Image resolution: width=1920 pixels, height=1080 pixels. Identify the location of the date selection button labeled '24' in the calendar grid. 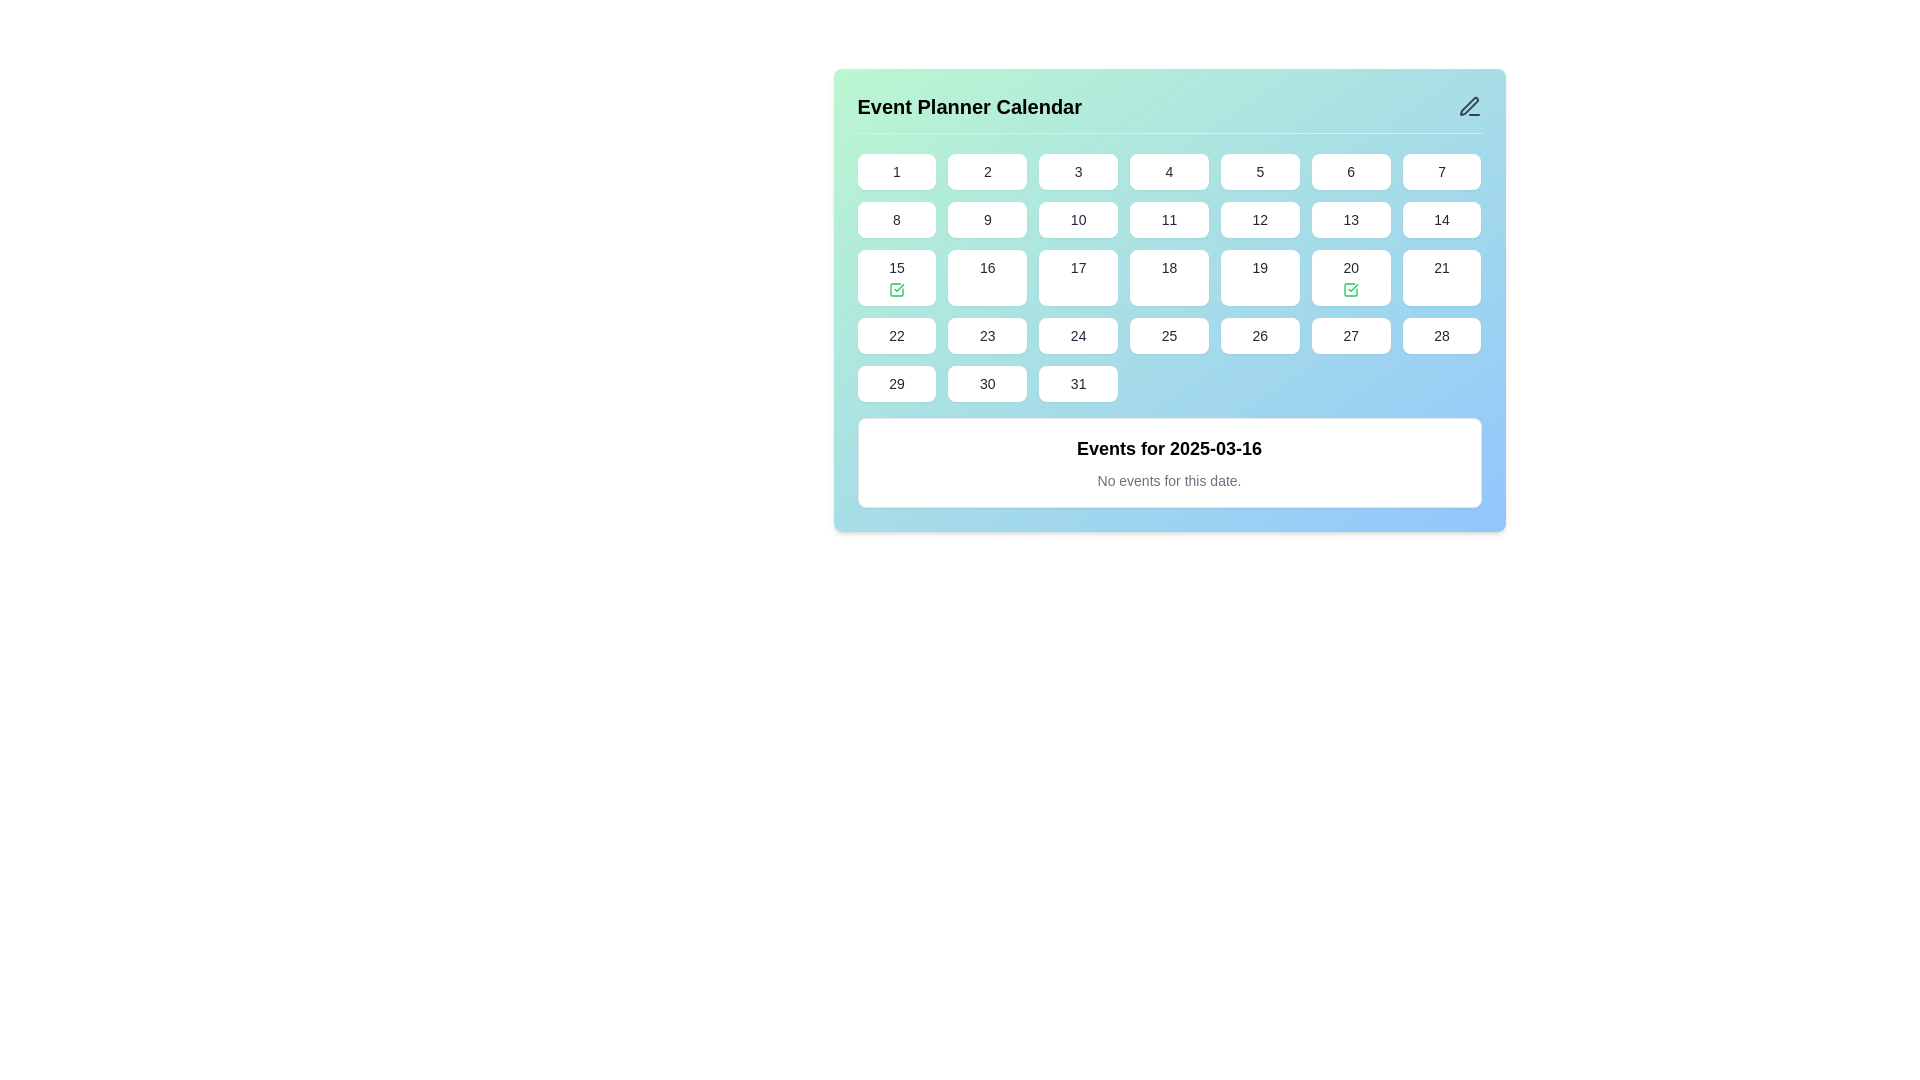
(1077, 334).